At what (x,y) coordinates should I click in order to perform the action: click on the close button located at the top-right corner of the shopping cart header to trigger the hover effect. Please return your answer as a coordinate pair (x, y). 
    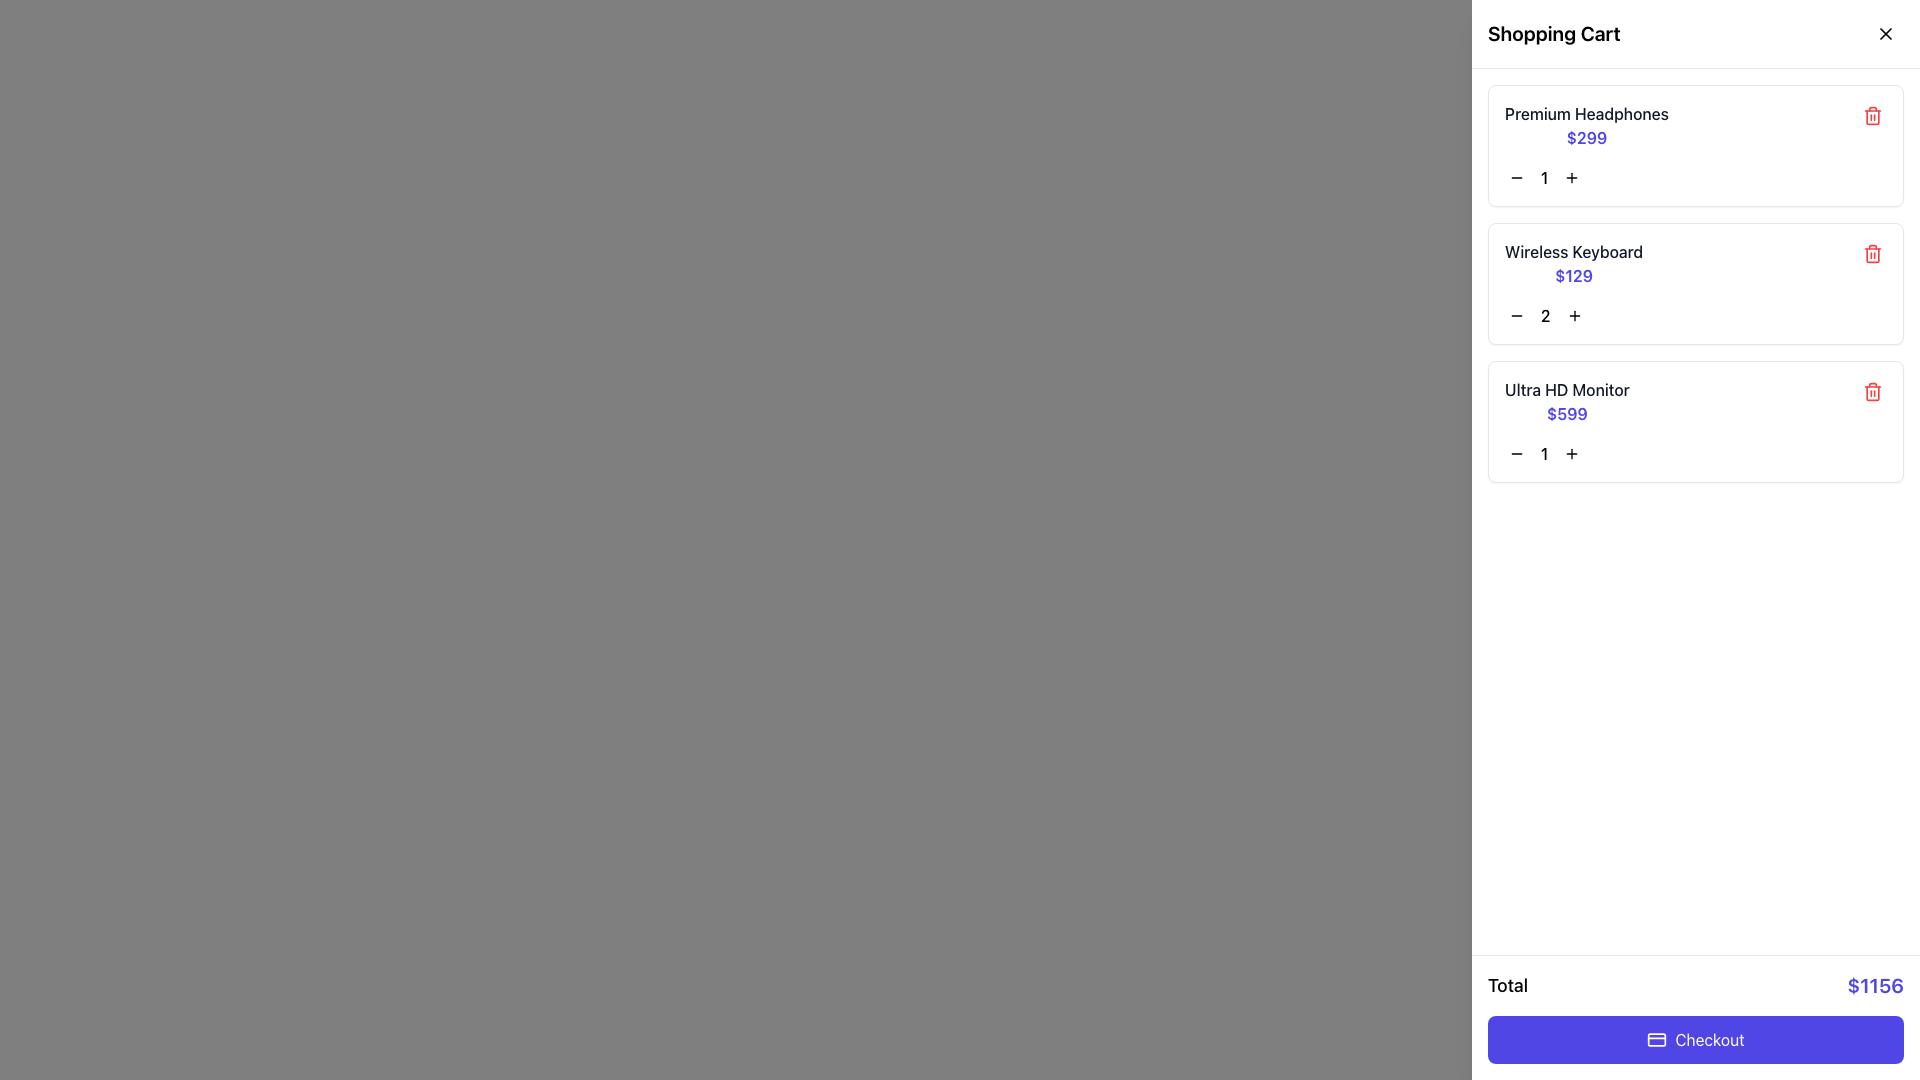
    Looking at the image, I should click on (1885, 34).